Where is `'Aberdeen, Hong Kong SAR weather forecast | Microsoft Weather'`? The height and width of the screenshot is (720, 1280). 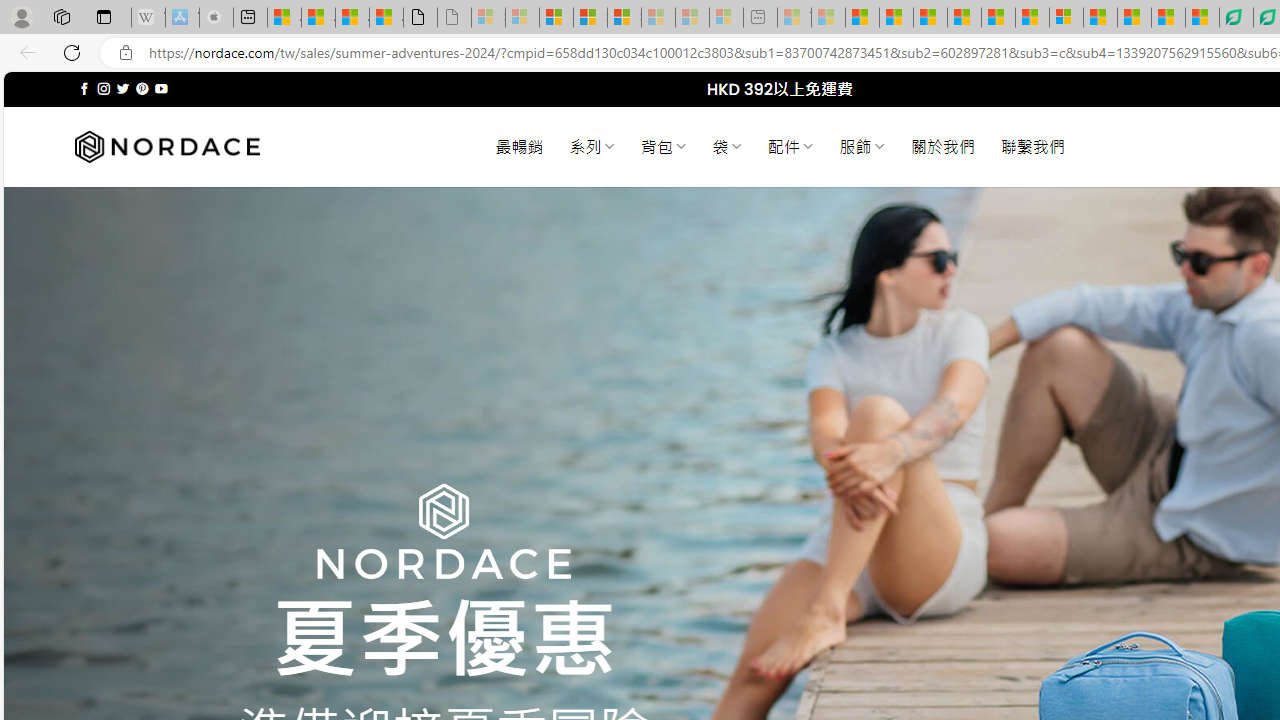
'Aberdeen, Hong Kong SAR weather forecast | Microsoft Weather' is located at coordinates (317, 17).